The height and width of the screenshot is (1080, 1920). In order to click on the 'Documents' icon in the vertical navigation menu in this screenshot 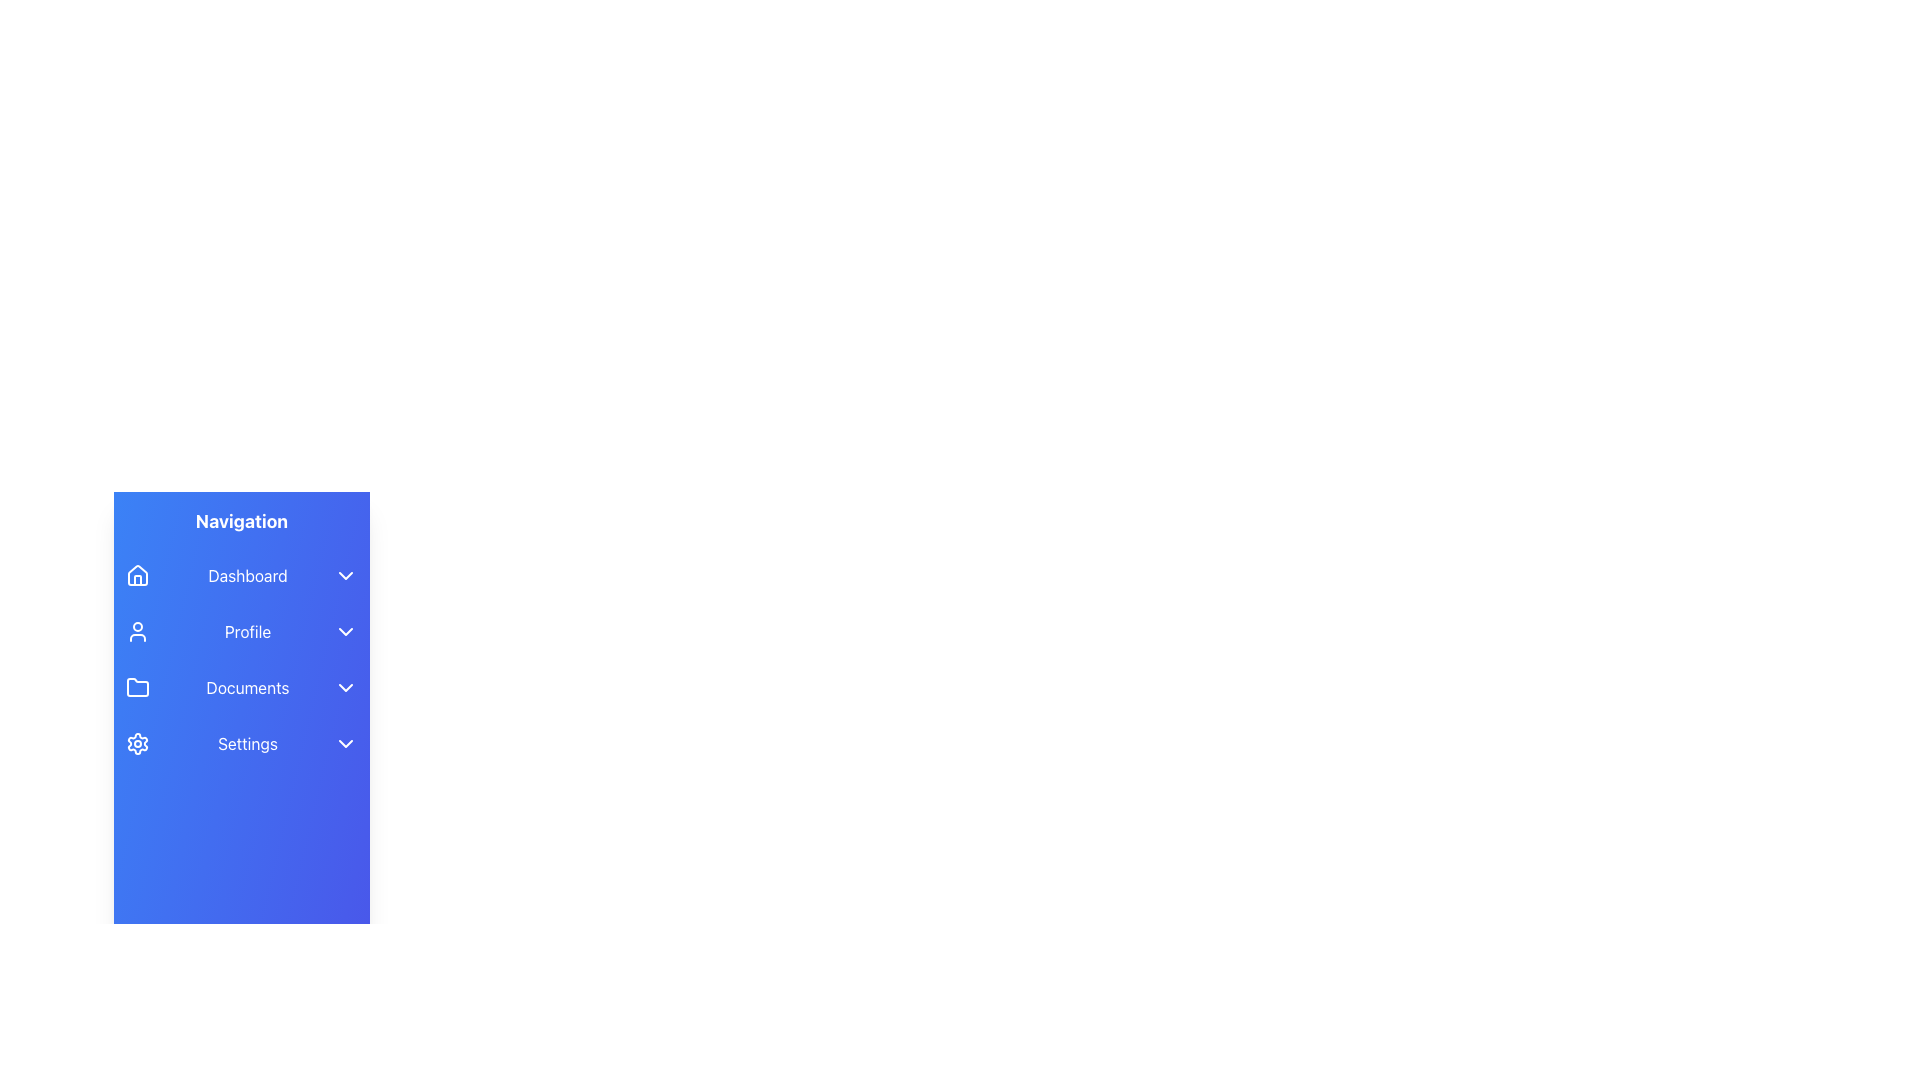, I will do `click(137, 686)`.